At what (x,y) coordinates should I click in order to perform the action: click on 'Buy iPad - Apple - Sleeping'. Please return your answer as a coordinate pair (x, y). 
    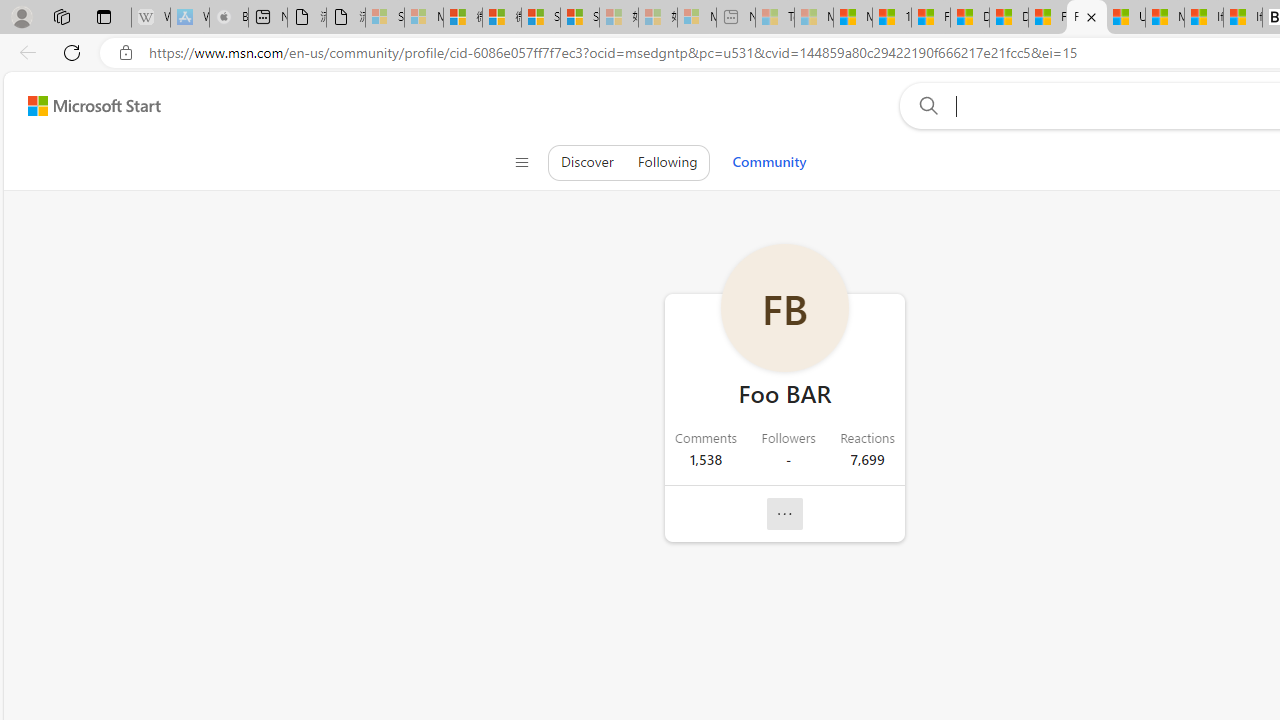
    Looking at the image, I should click on (229, 17).